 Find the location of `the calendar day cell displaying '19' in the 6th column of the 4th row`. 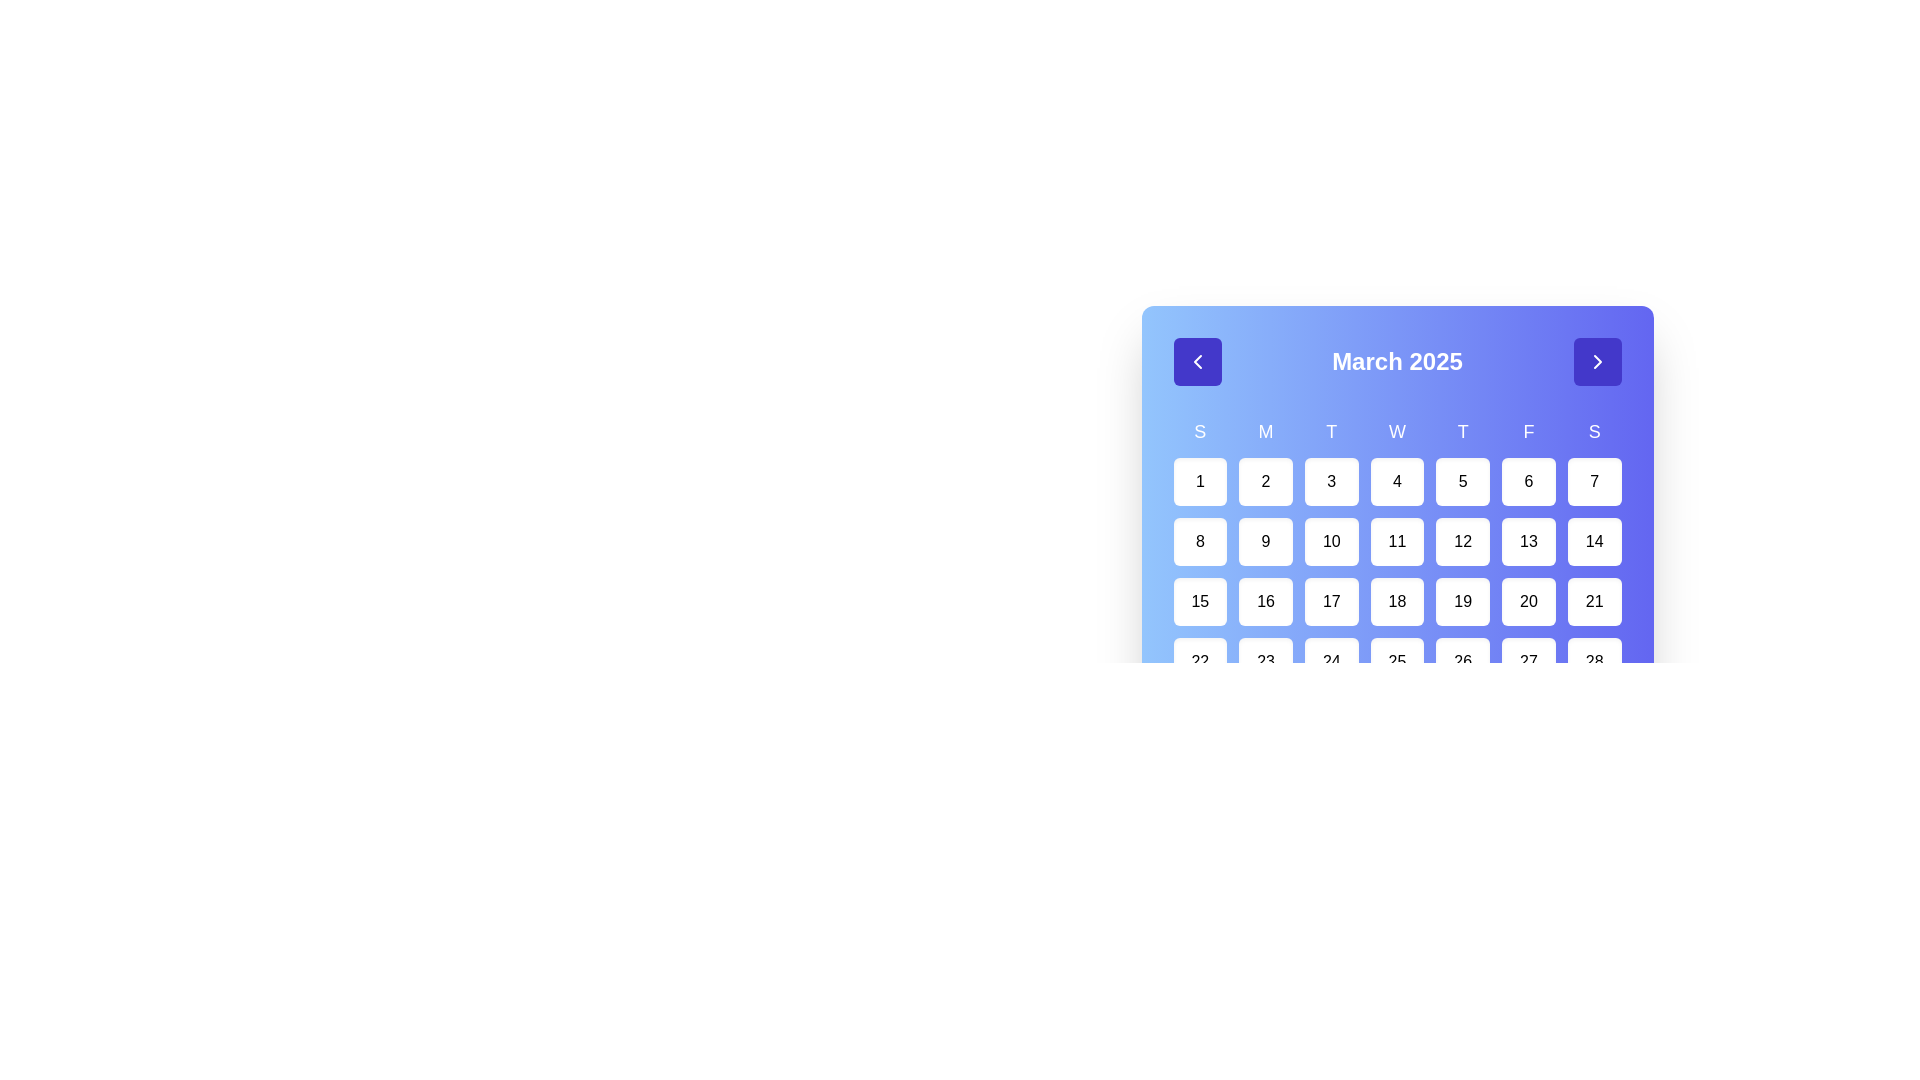

the calendar day cell displaying '19' in the 6th column of the 4th row is located at coordinates (1463, 600).